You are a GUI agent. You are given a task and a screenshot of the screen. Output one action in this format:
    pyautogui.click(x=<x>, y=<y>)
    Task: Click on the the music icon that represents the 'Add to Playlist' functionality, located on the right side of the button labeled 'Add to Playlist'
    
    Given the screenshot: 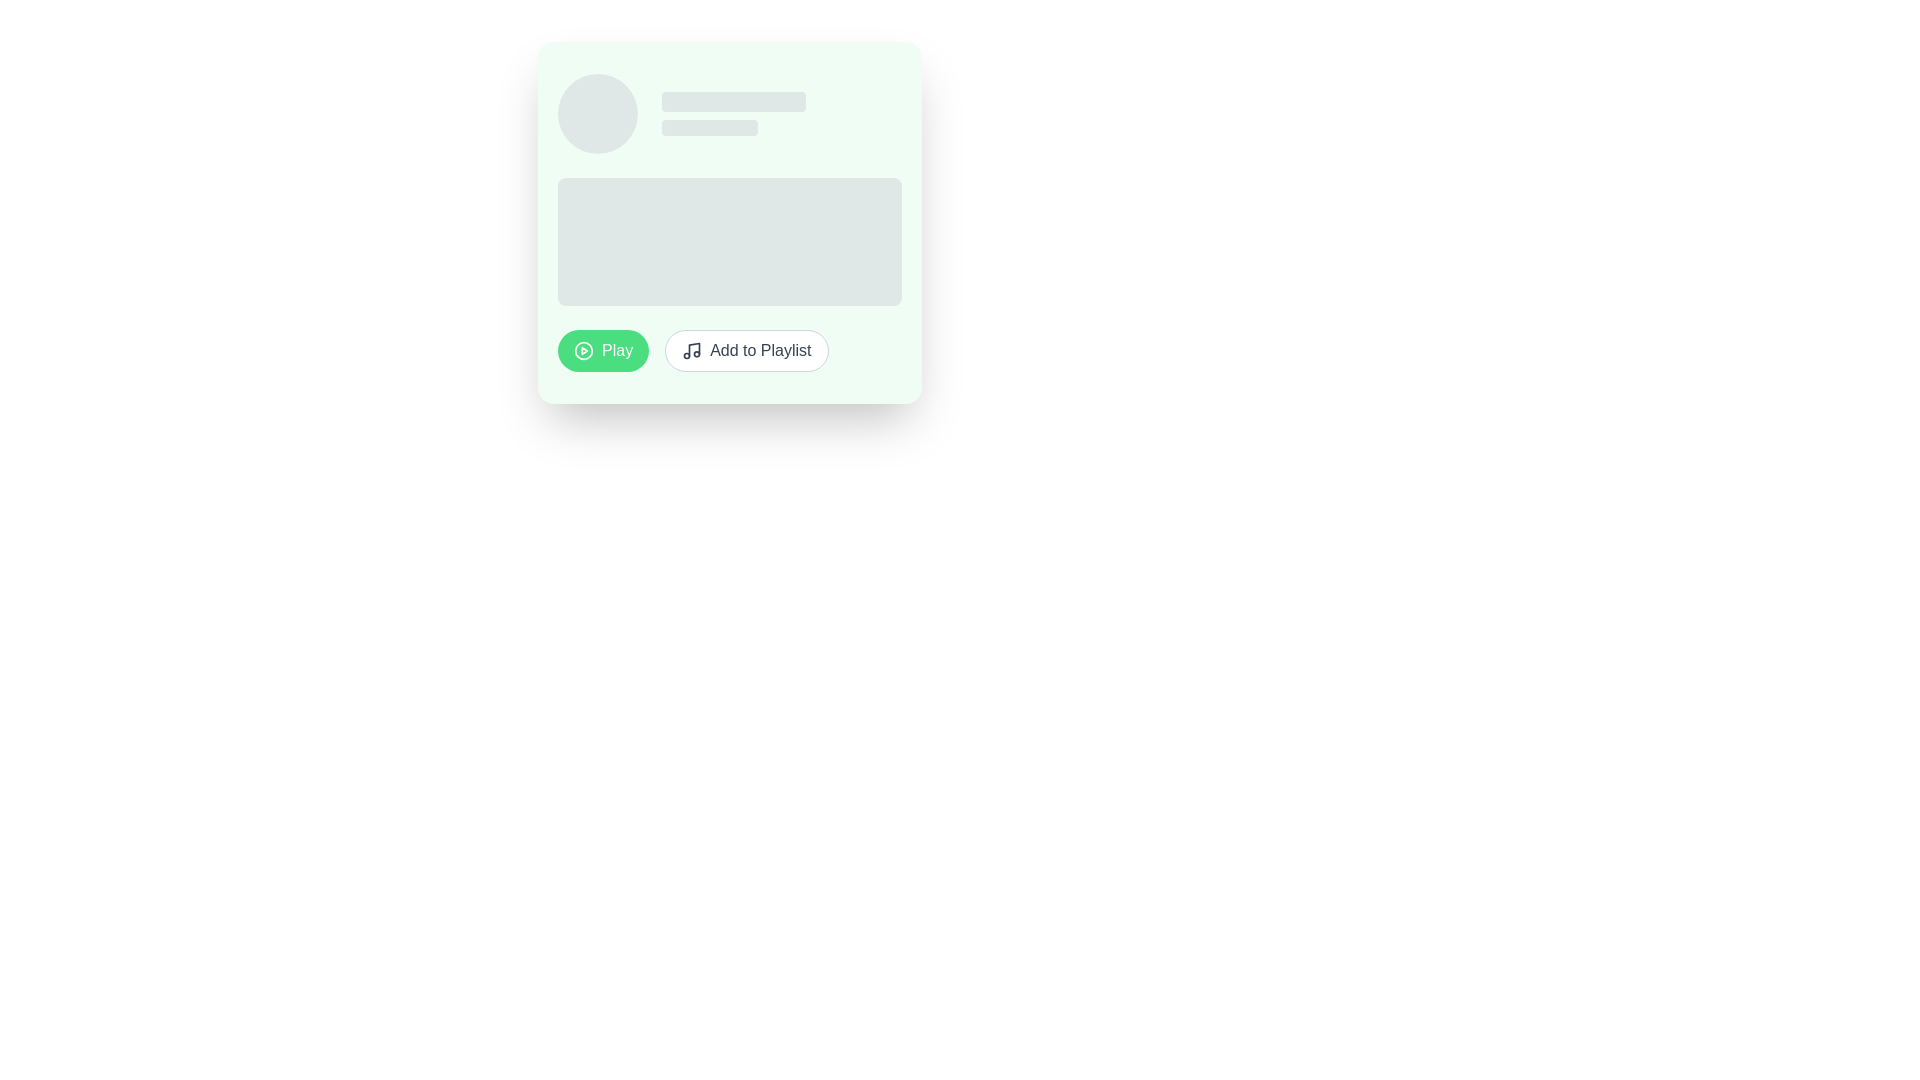 What is the action you would take?
    pyautogui.click(x=692, y=350)
    